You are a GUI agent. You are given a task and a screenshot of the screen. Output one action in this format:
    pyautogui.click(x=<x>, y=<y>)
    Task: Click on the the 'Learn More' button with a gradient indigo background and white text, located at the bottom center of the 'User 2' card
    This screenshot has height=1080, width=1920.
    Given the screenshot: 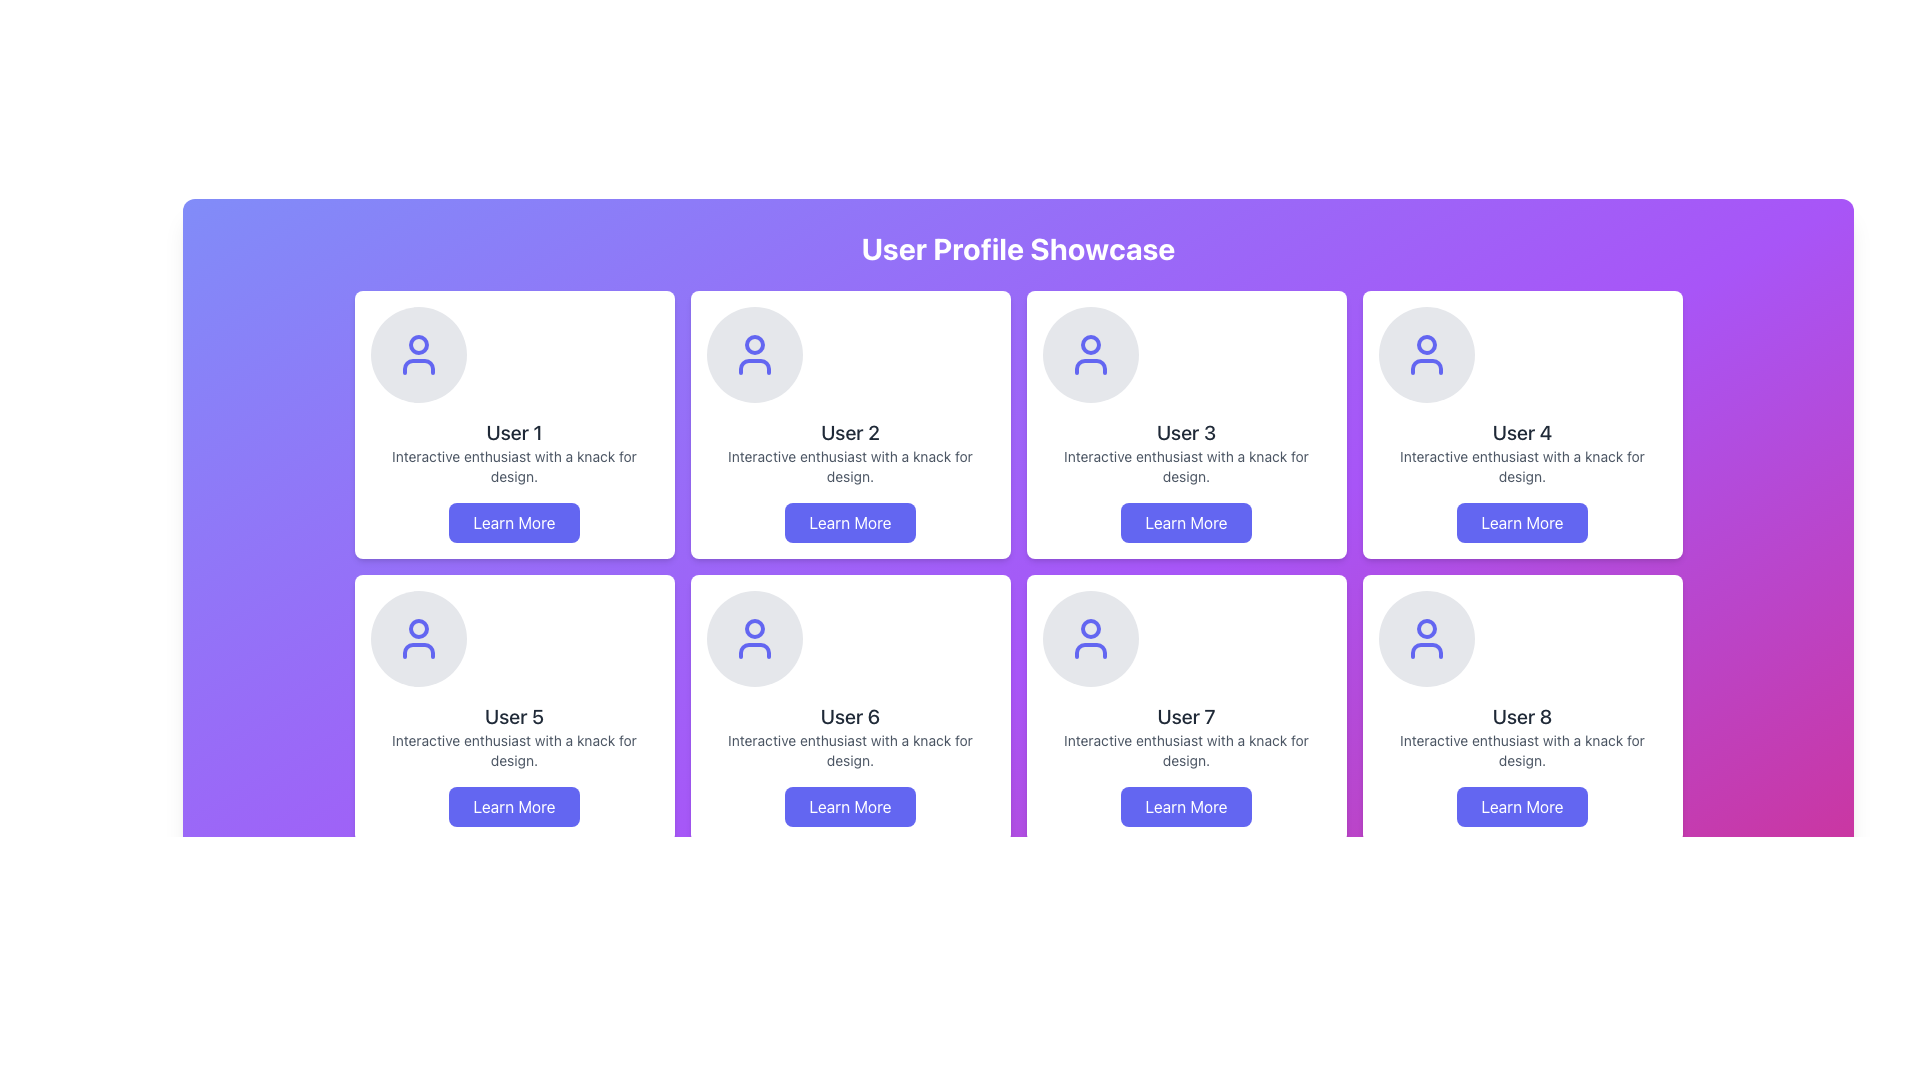 What is the action you would take?
    pyautogui.click(x=850, y=522)
    